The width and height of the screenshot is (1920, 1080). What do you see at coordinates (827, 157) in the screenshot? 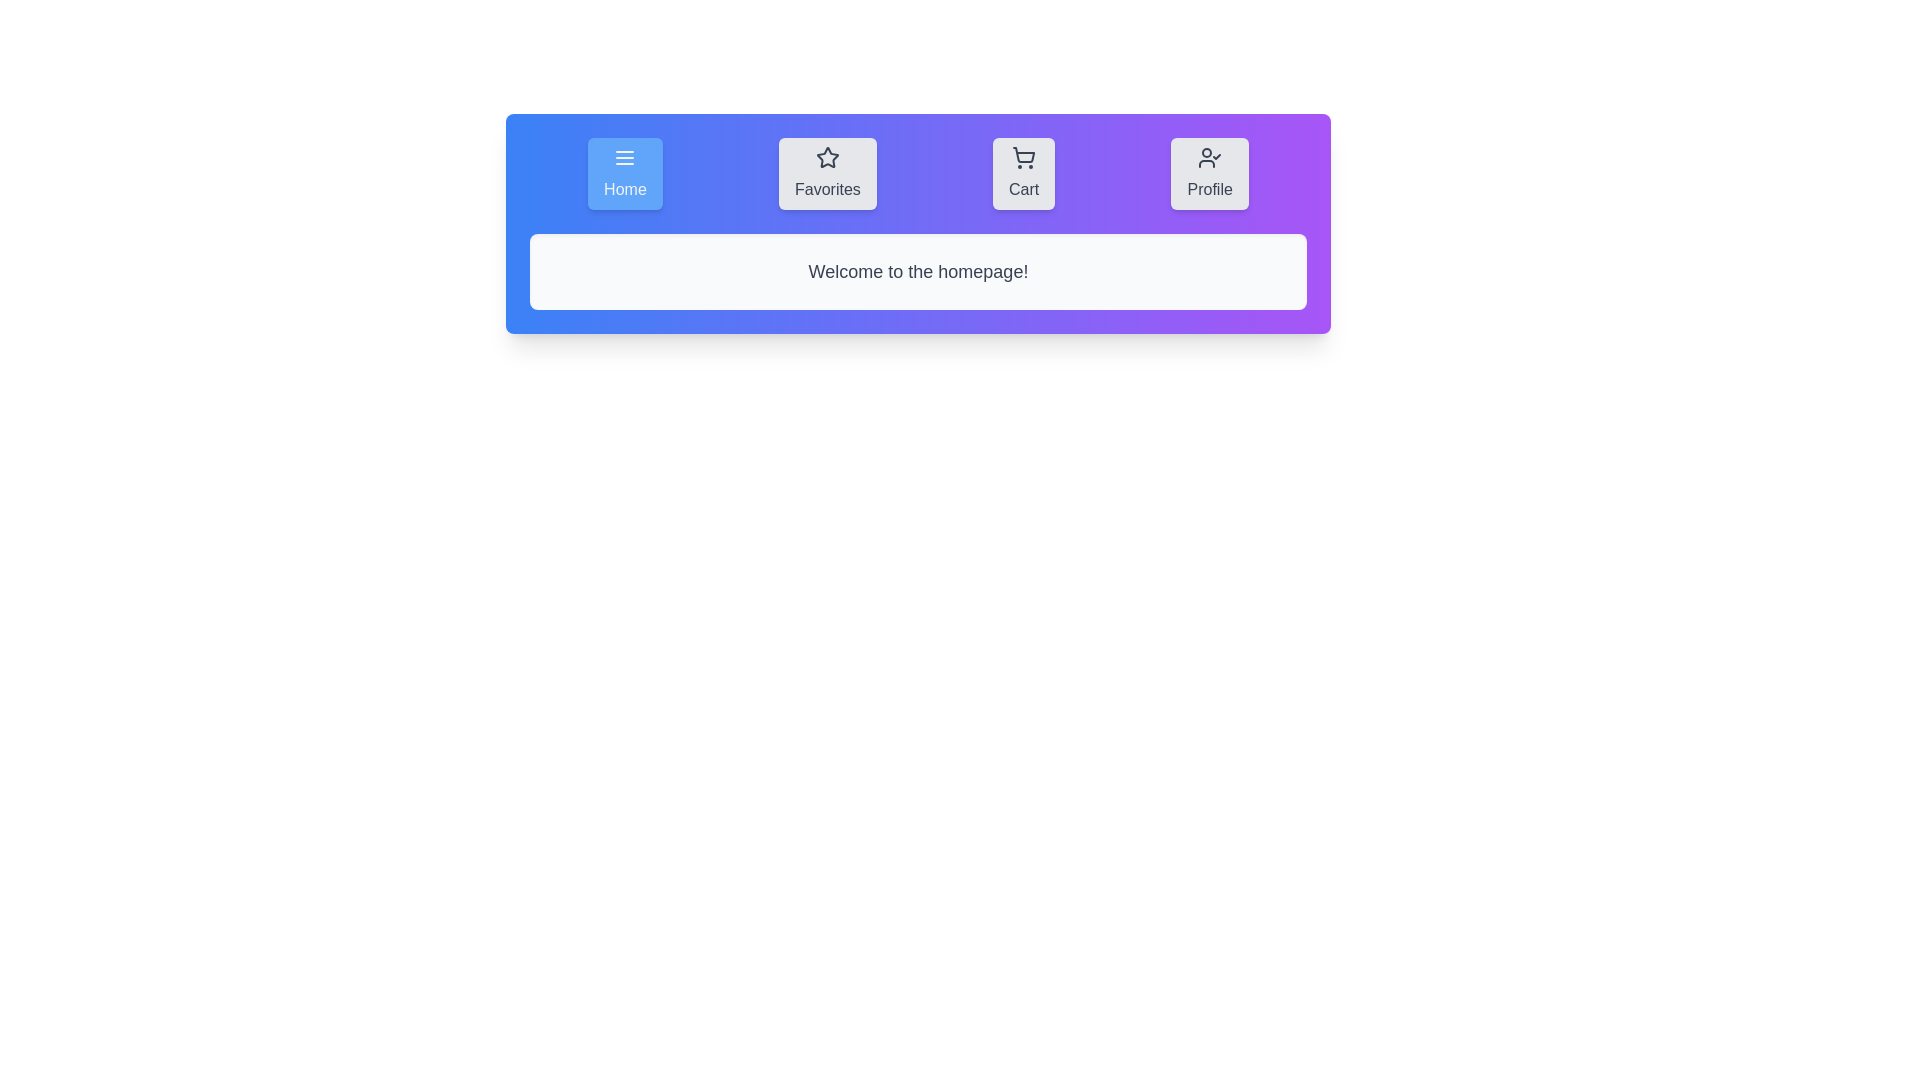
I see `the outlined star icon located within the 'Favorites' button in the top navigation bar` at bounding box center [827, 157].